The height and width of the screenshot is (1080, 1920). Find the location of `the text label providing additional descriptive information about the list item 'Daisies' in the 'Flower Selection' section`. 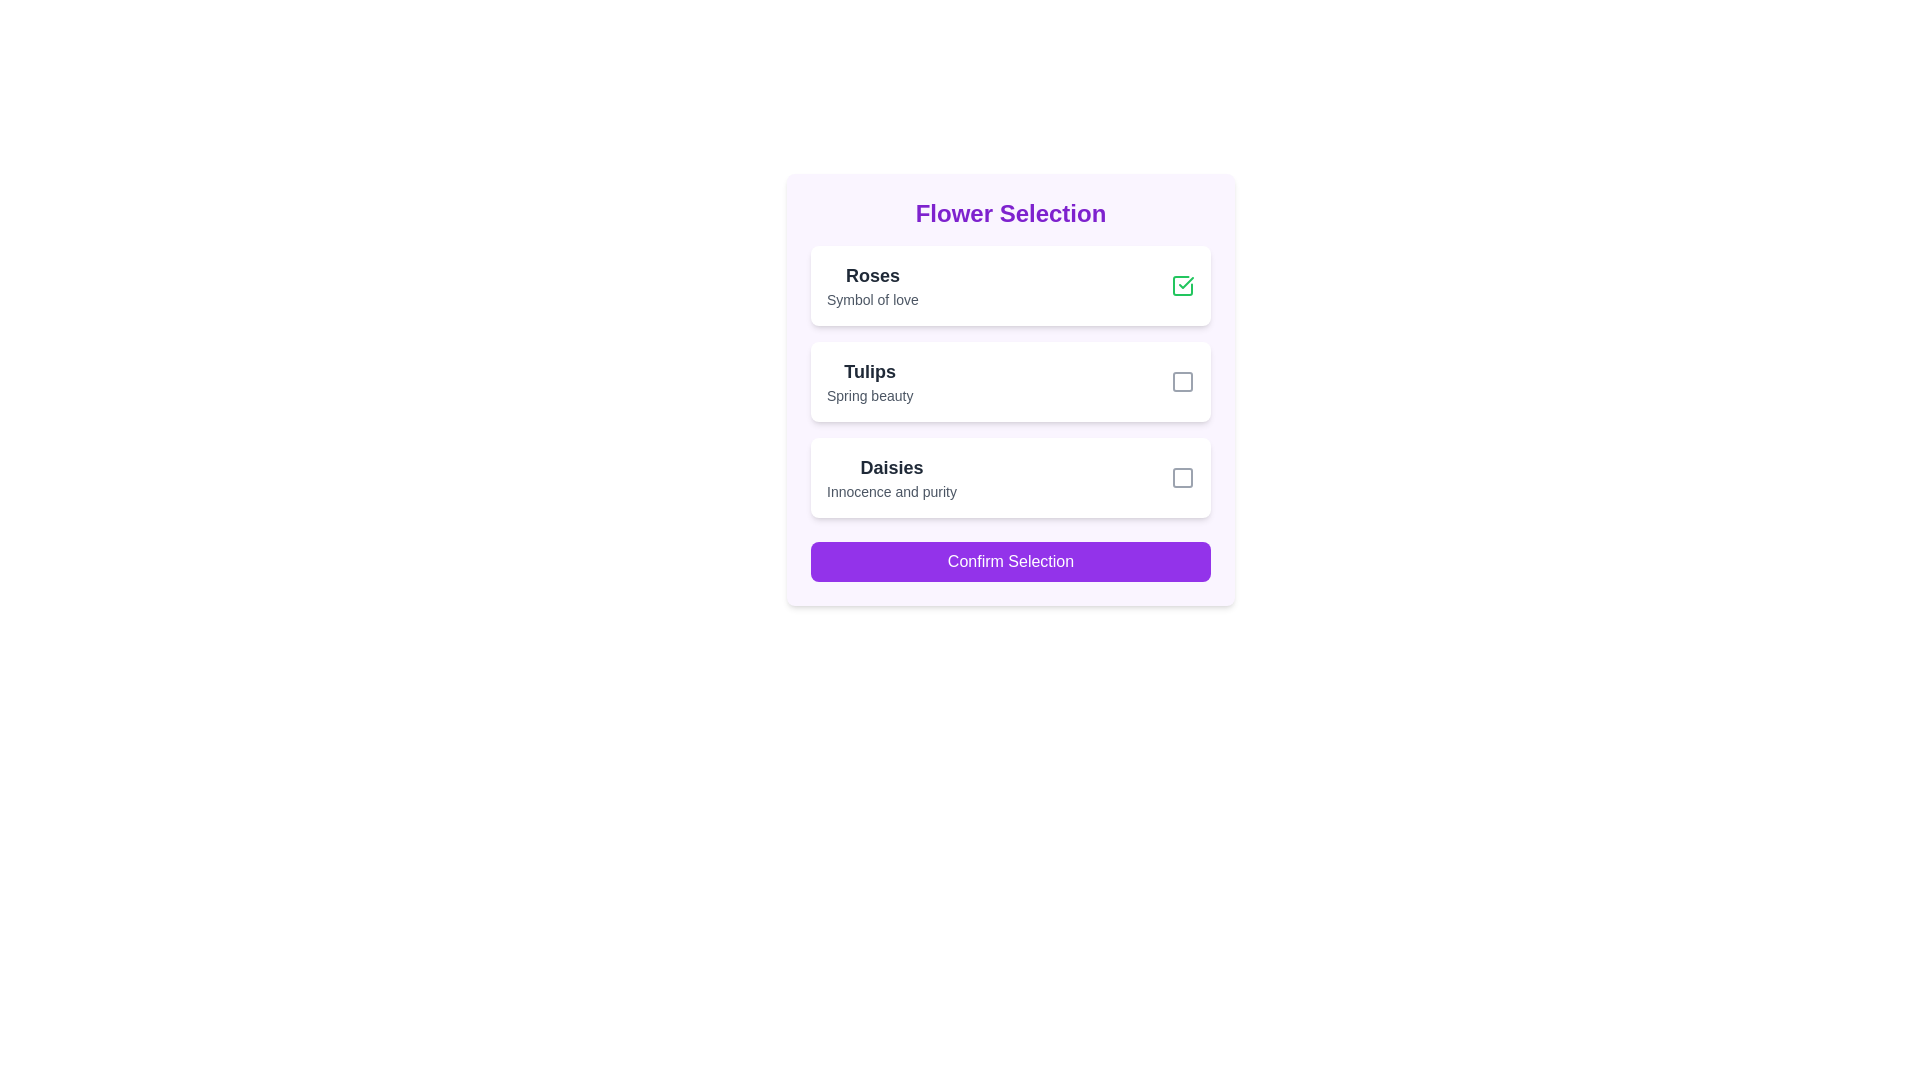

the text label providing additional descriptive information about the list item 'Daisies' in the 'Flower Selection' section is located at coordinates (891, 492).